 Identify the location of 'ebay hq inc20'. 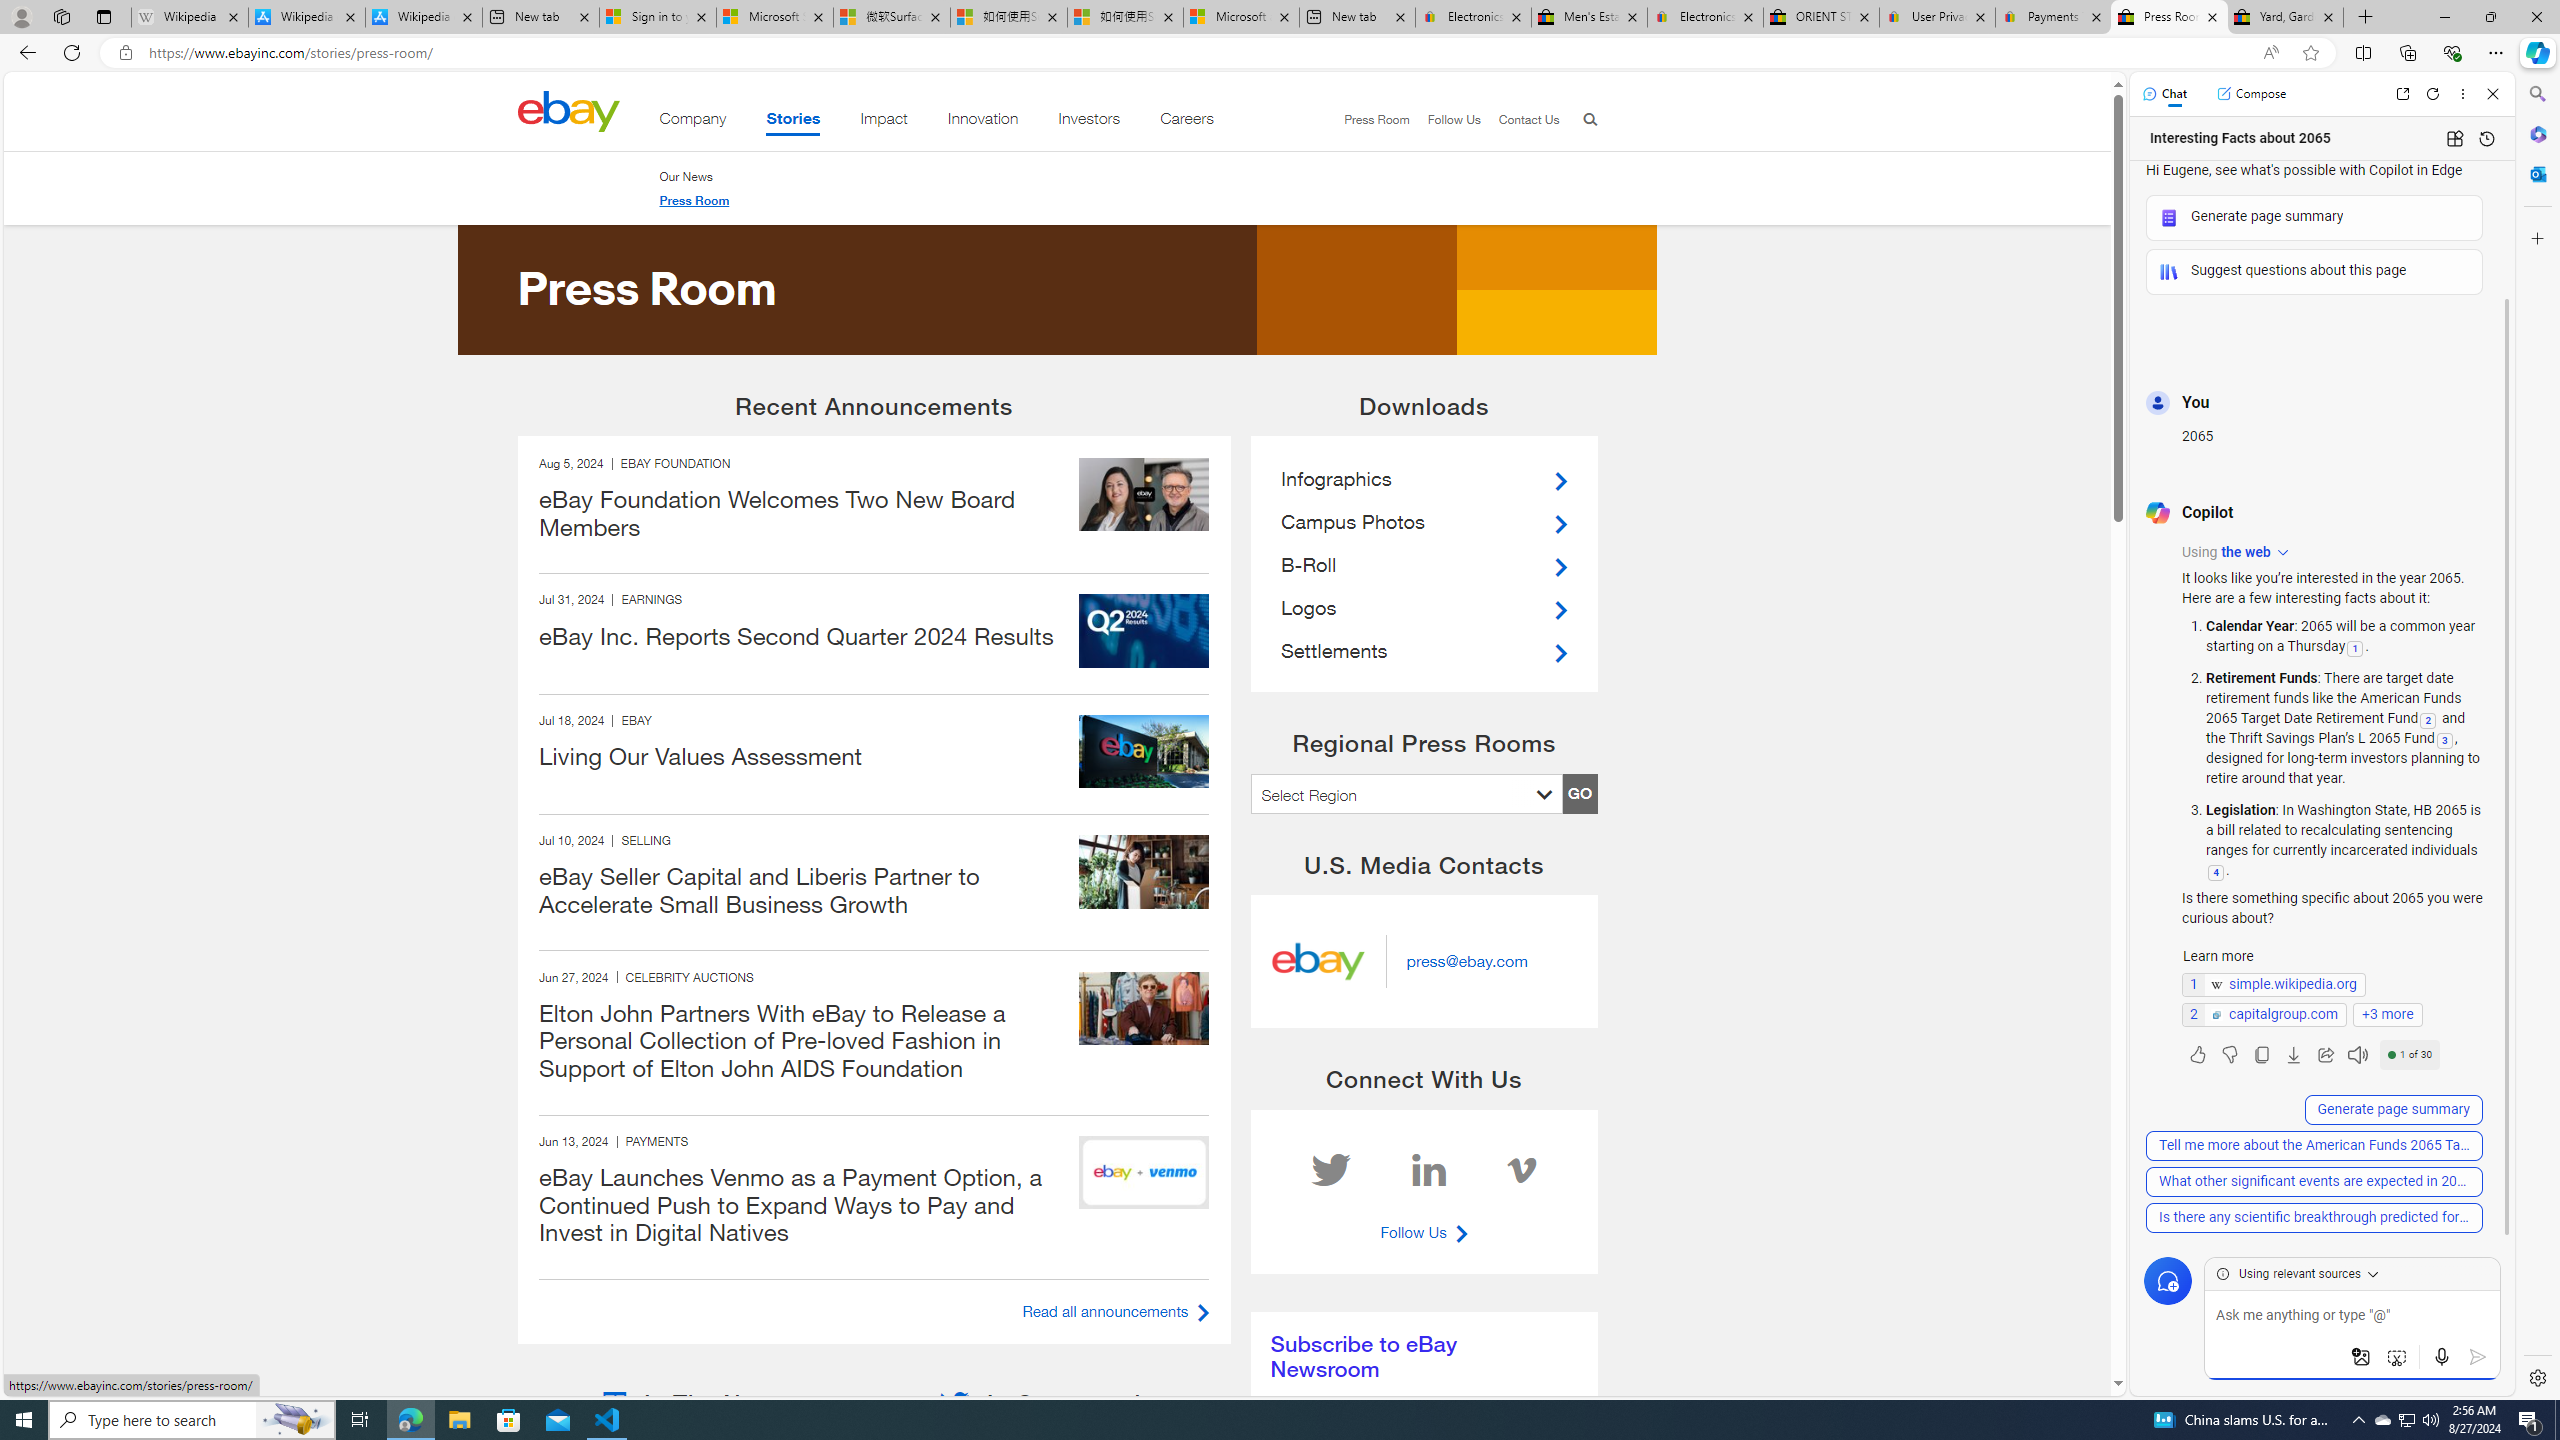
(1144, 750).